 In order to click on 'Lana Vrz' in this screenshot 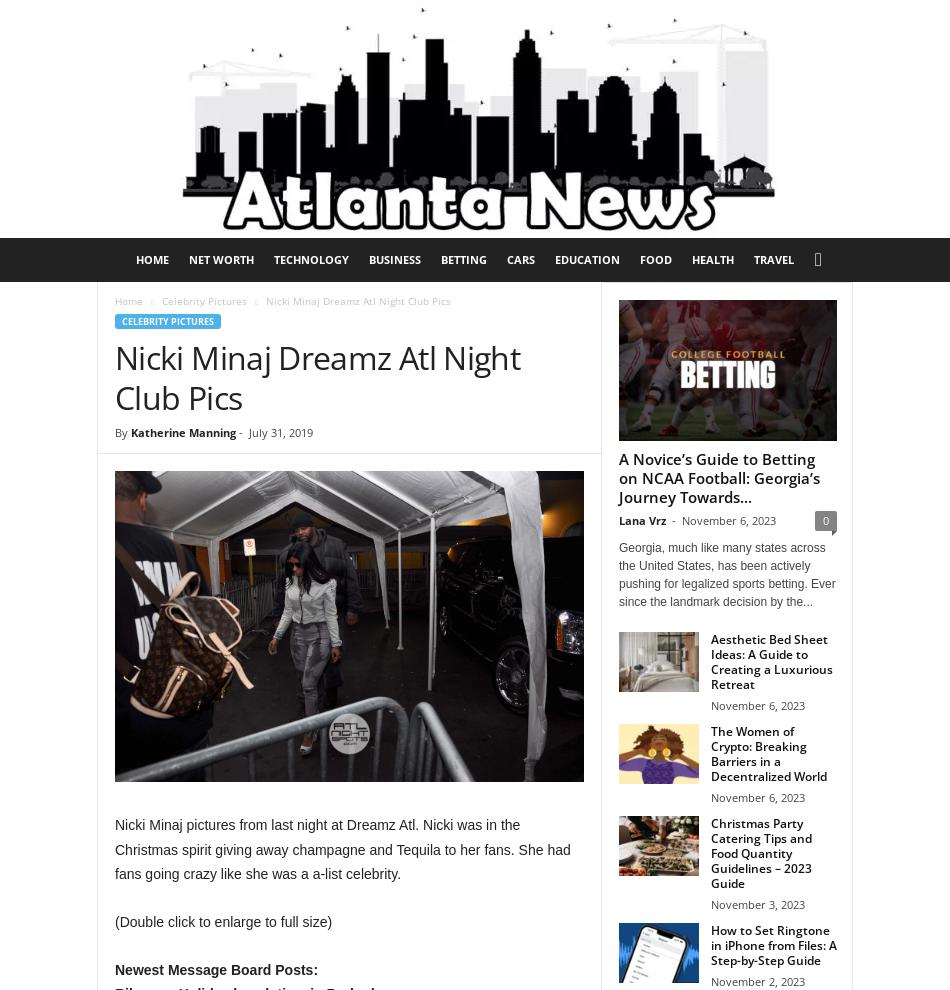, I will do `click(642, 519)`.